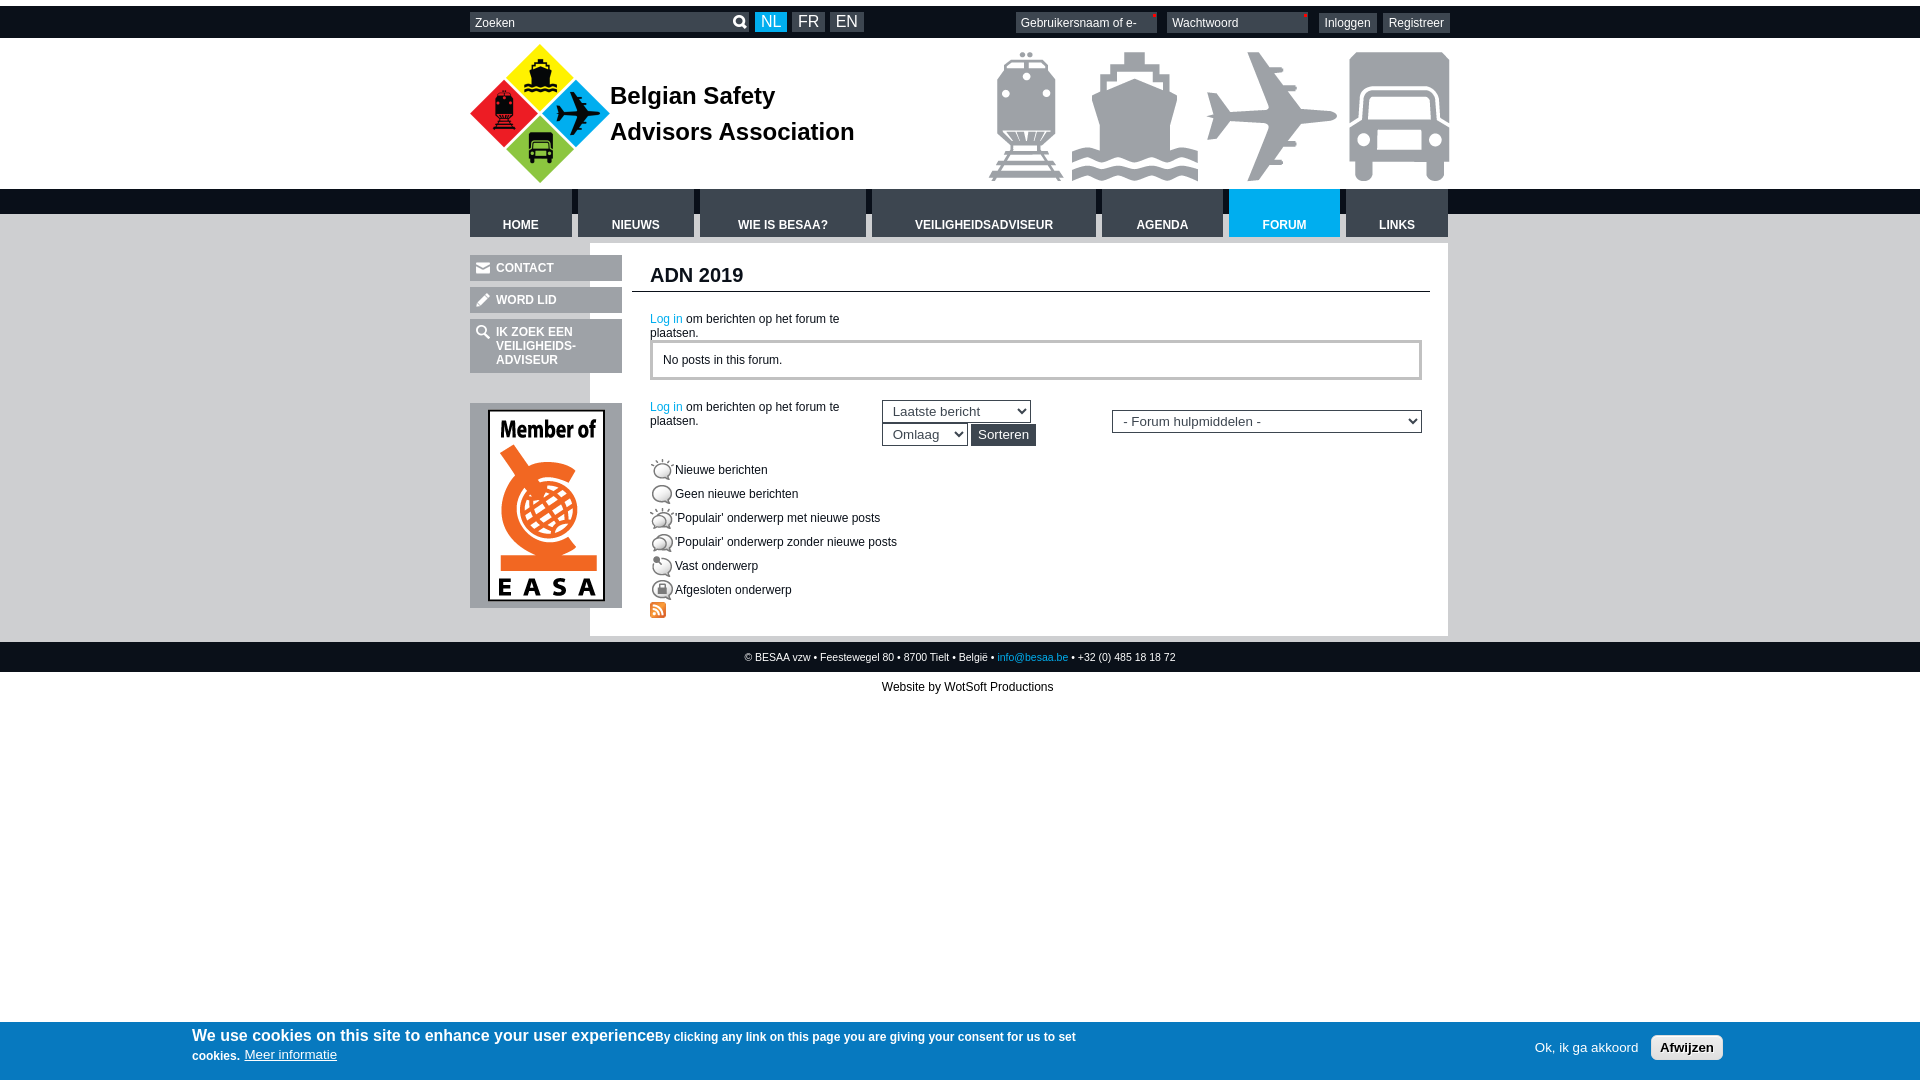 The width and height of the screenshot is (1920, 1080). Describe the element at coordinates (1415, 23) in the screenshot. I see `'Registreer'` at that location.